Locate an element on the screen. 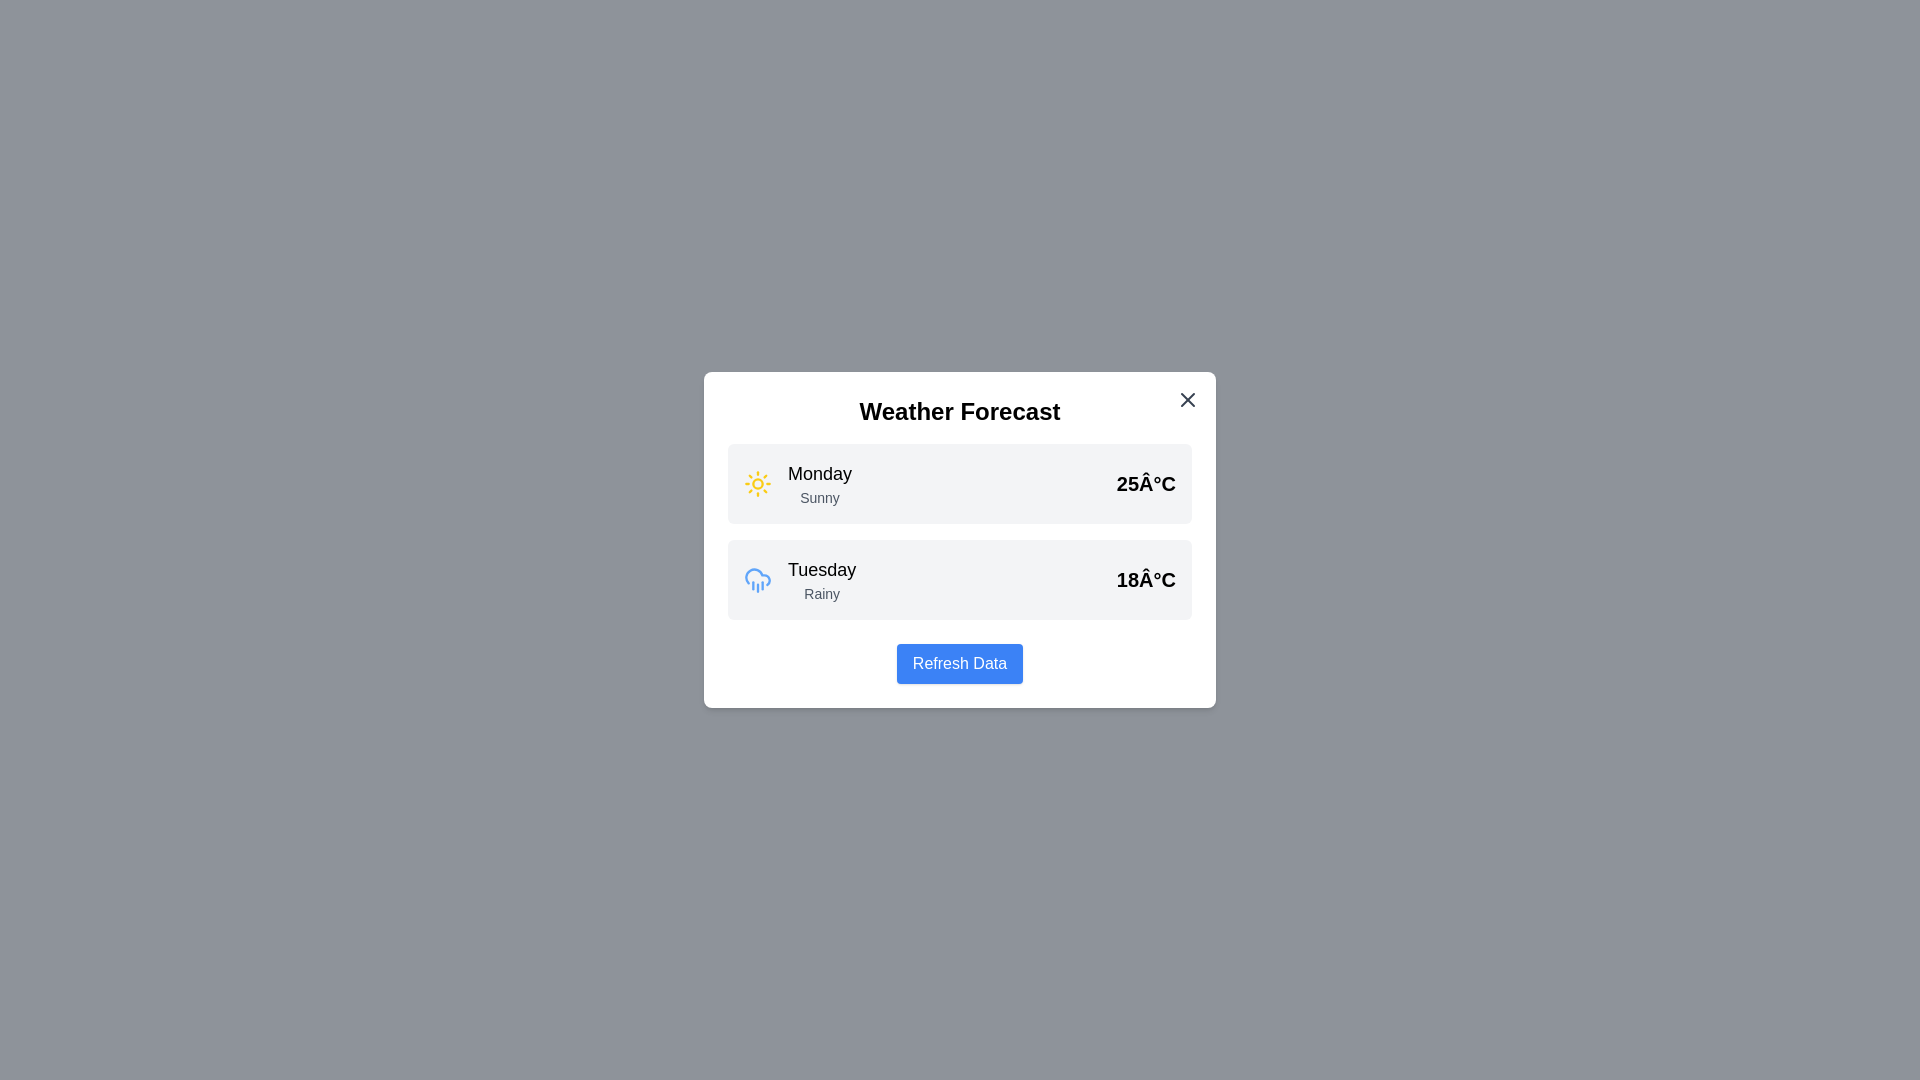 The width and height of the screenshot is (1920, 1080). temperature information displayed in bold text '18Â°C' located on the right side of the 'Tuesday' weather card, adjacent to the 'Rainy' description and icon is located at coordinates (1146, 579).